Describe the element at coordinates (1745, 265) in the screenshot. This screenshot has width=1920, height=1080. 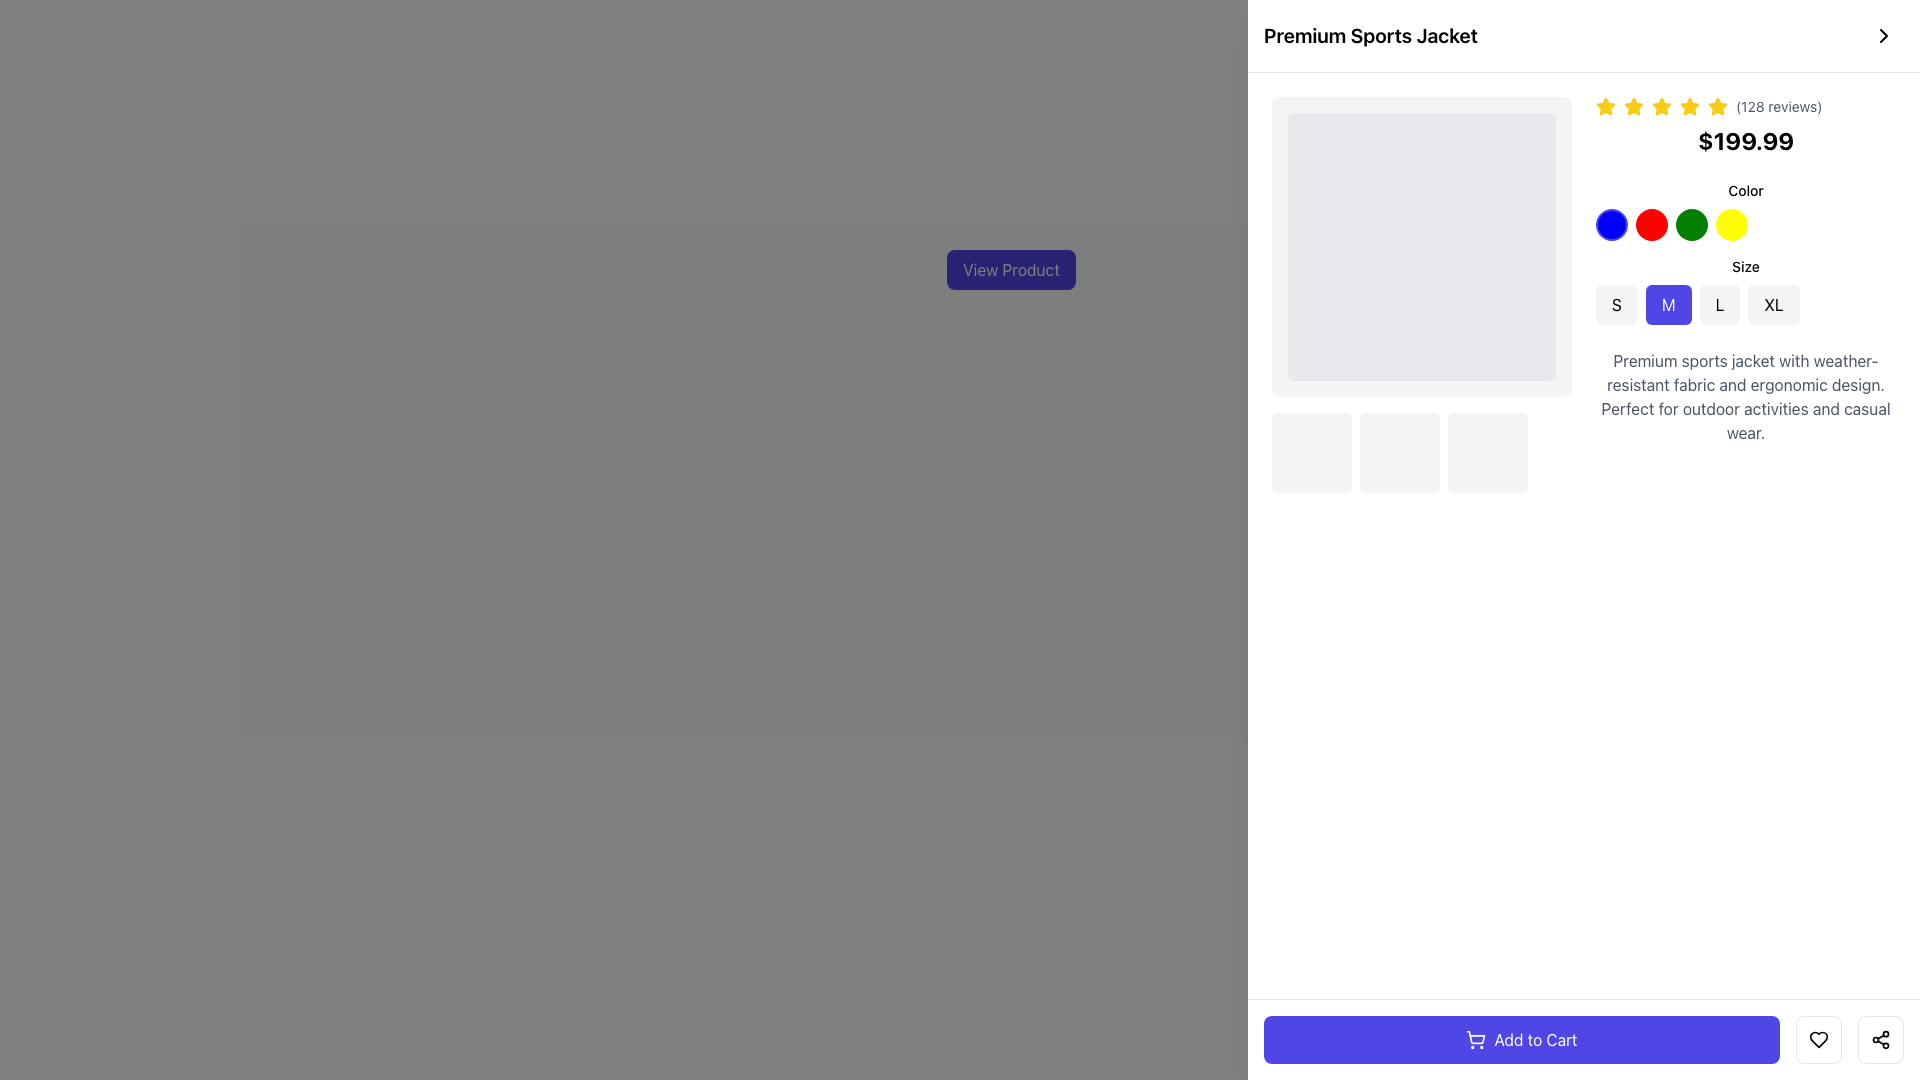
I see `the static text label reading 'Size' which is located above the size-selection buttons in the UI` at that location.